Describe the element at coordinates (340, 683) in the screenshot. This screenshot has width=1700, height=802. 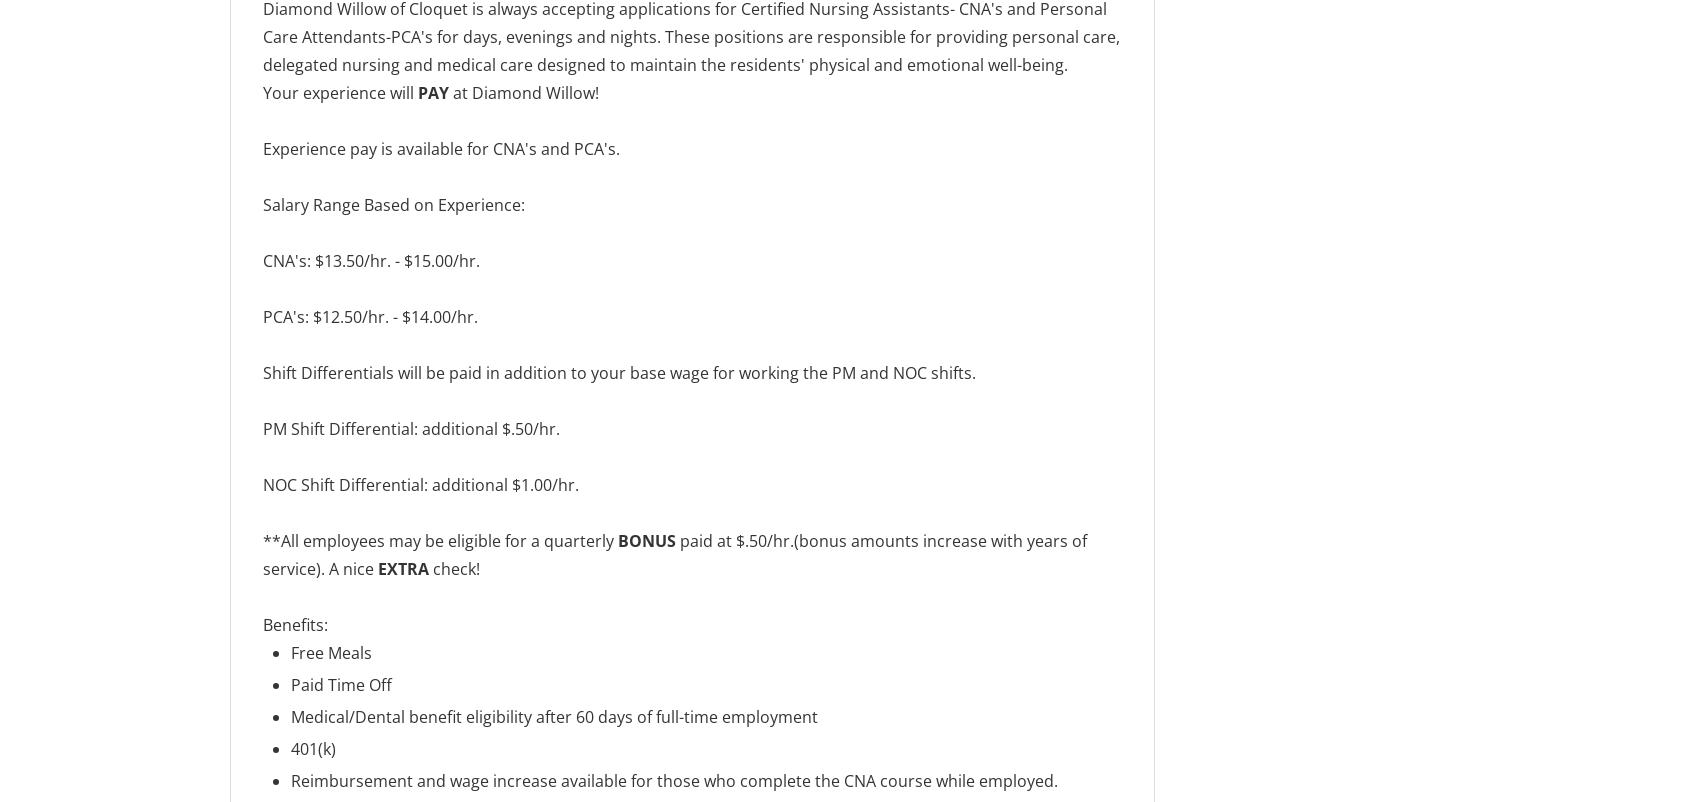
I see `'Paid Time Off'` at that location.